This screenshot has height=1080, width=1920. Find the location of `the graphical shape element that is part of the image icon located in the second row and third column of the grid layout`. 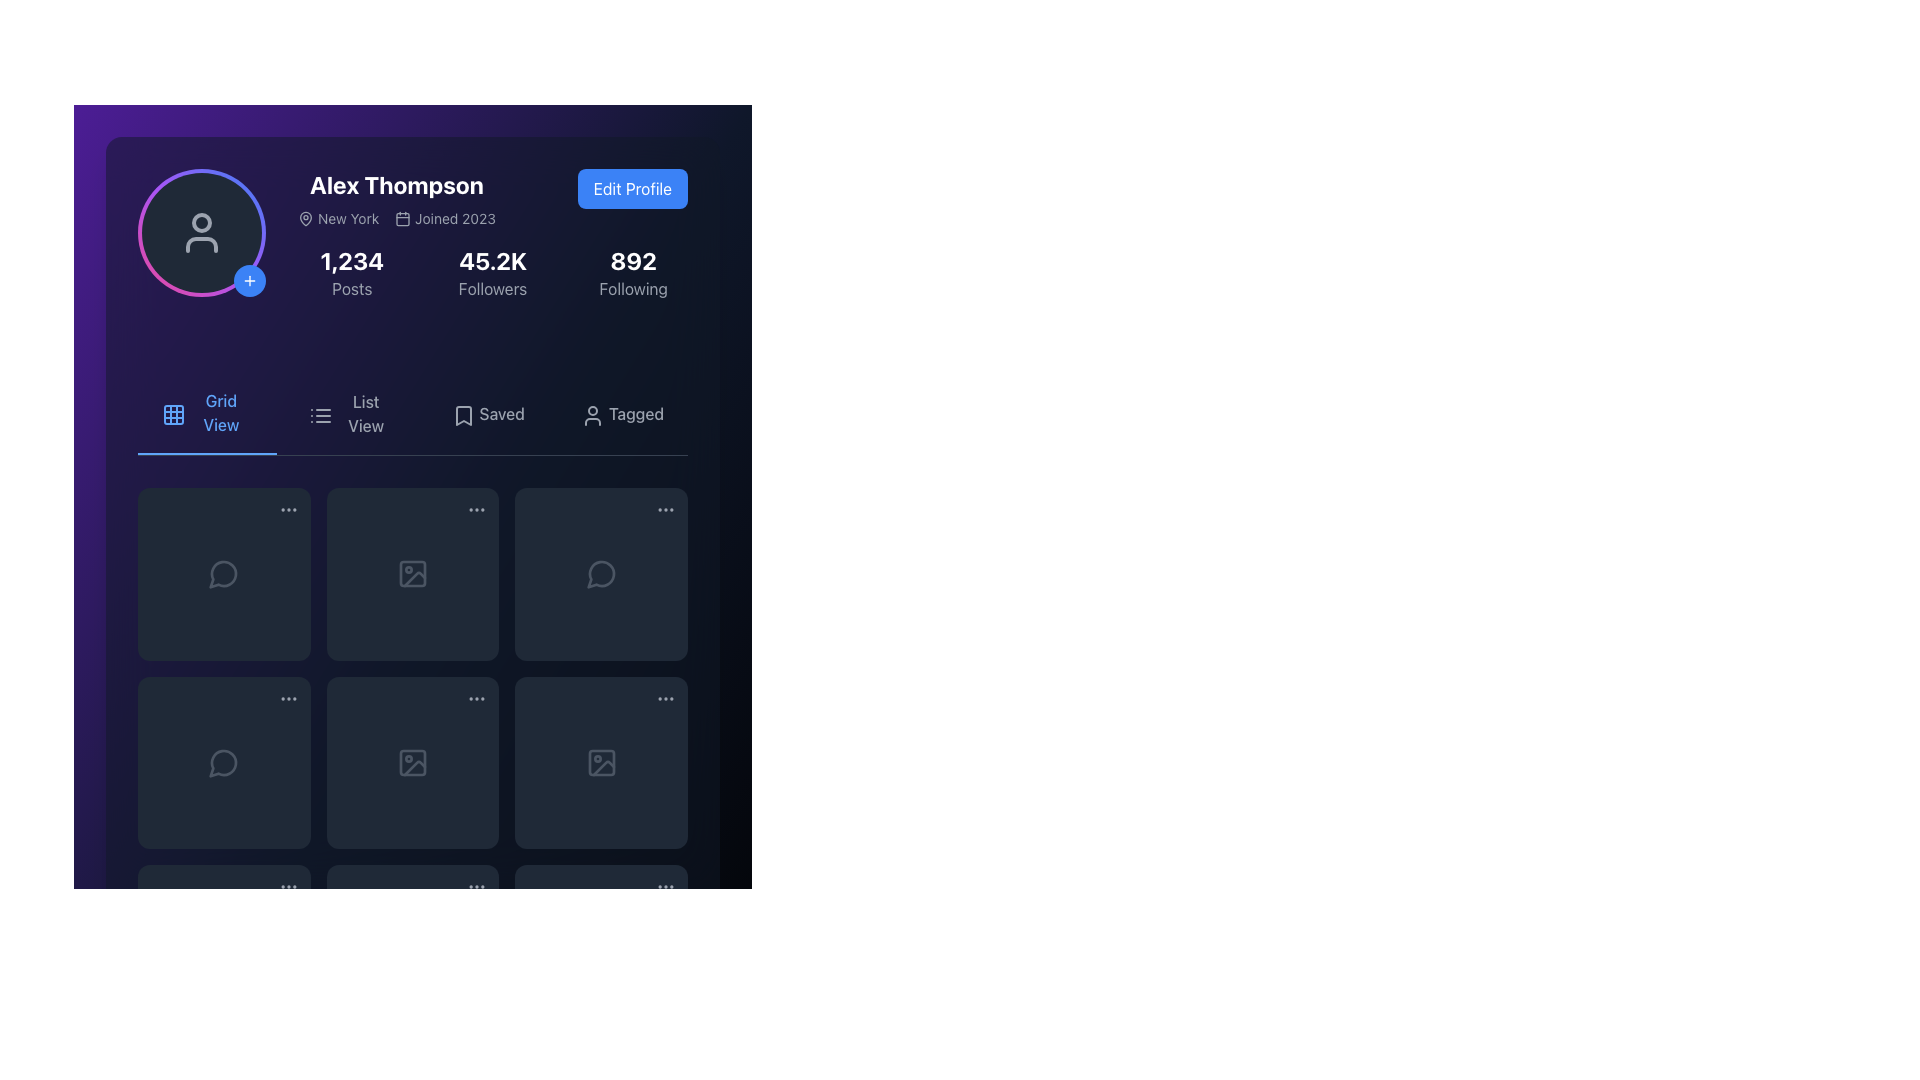

the graphical shape element that is part of the image icon located in the second row and third column of the grid layout is located at coordinates (411, 763).